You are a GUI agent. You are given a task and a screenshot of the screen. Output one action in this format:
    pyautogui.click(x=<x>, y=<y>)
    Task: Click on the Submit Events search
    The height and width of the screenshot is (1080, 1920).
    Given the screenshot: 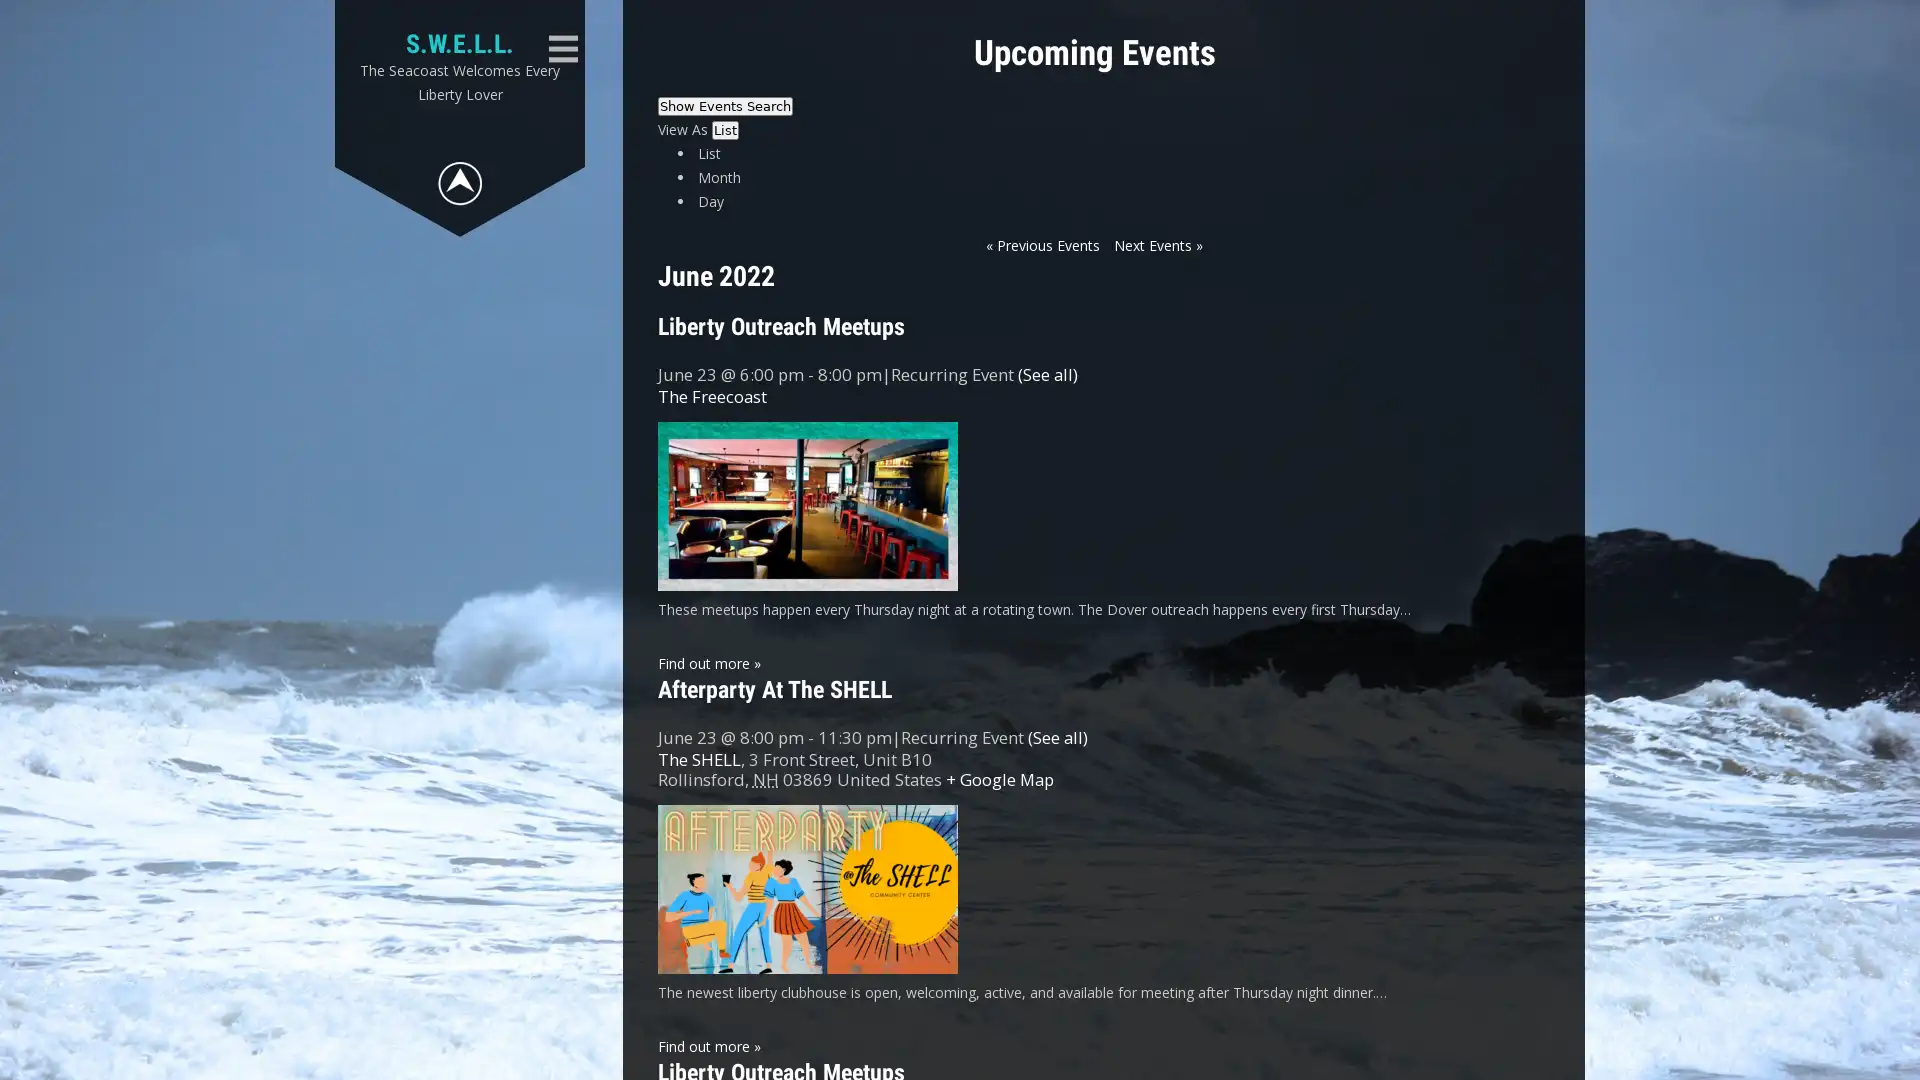 What is the action you would take?
    pyautogui.click(x=696, y=176)
    